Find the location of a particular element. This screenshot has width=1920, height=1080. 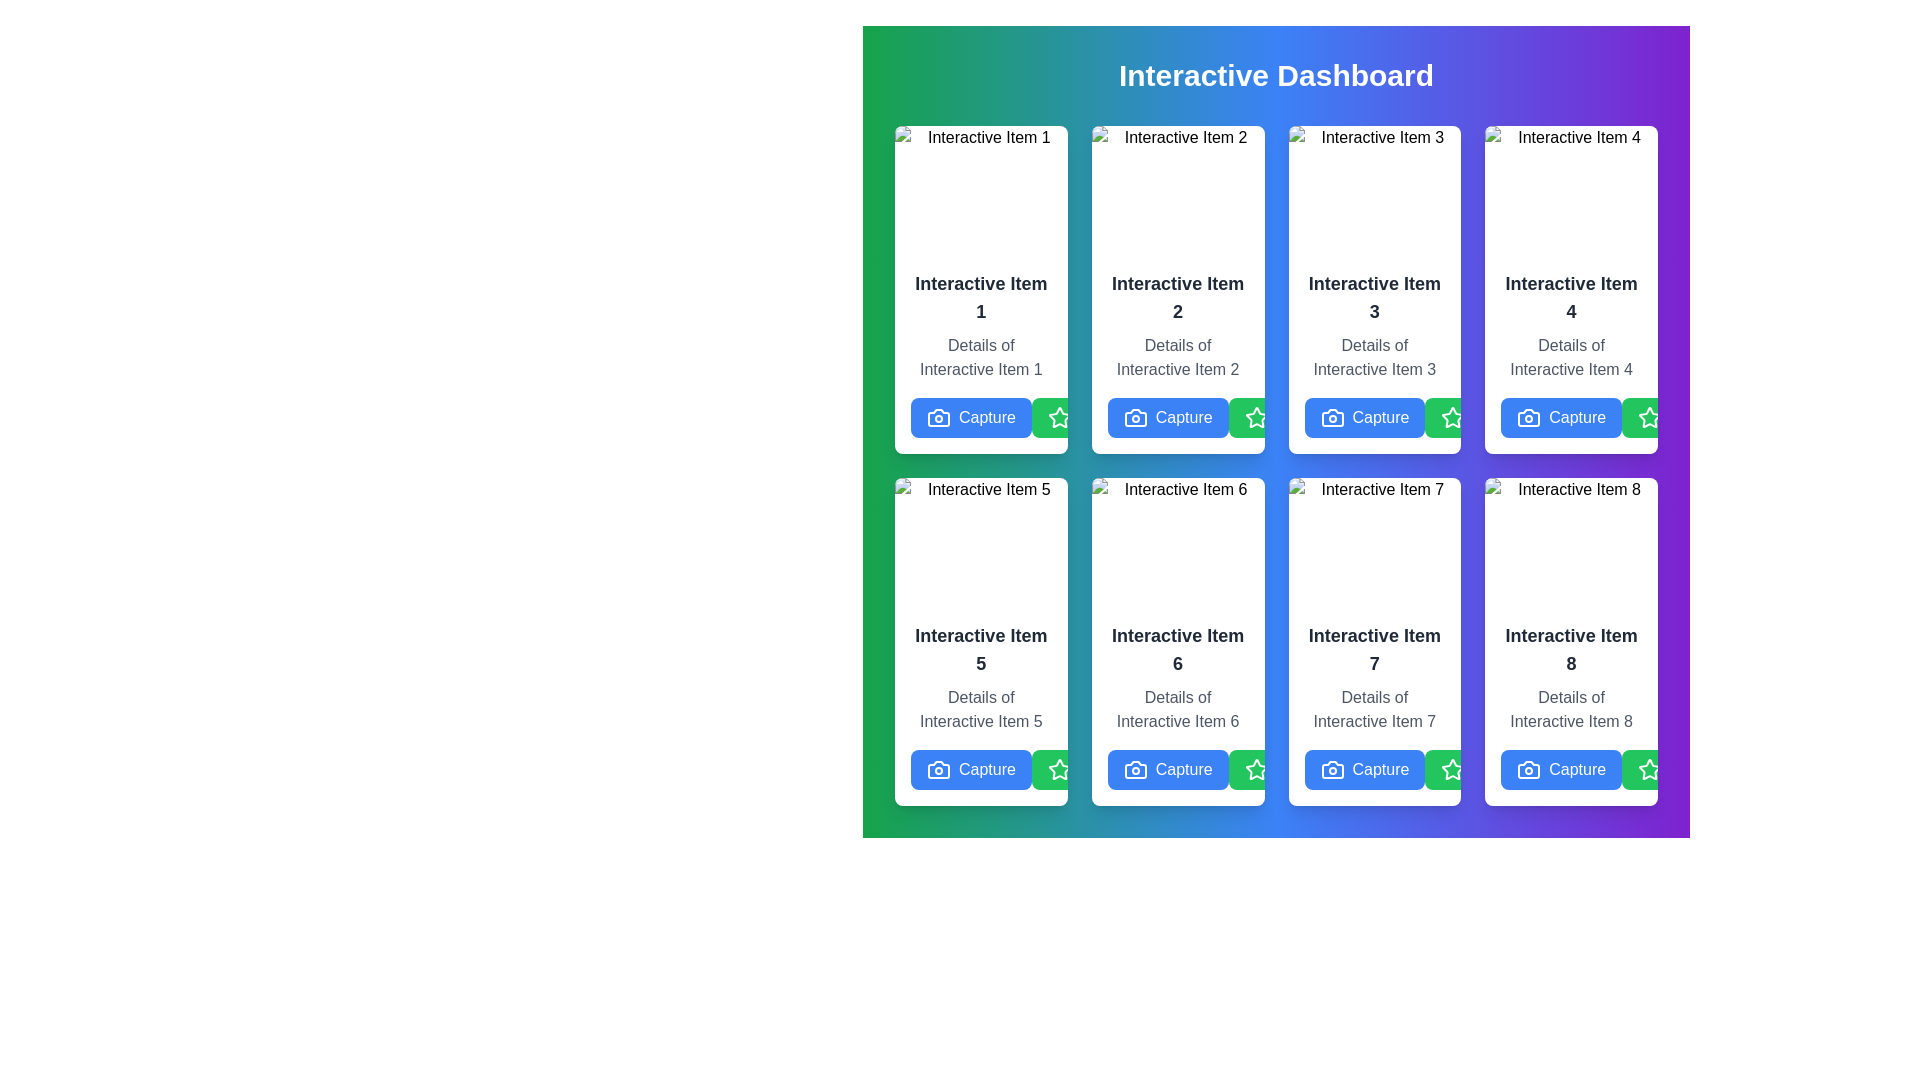

the star-shaped icon outlined in green, located within the 'Favorite' button at the bottom of 'Interactive Item 7', to favorite the item is located at coordinates (1453, 769).